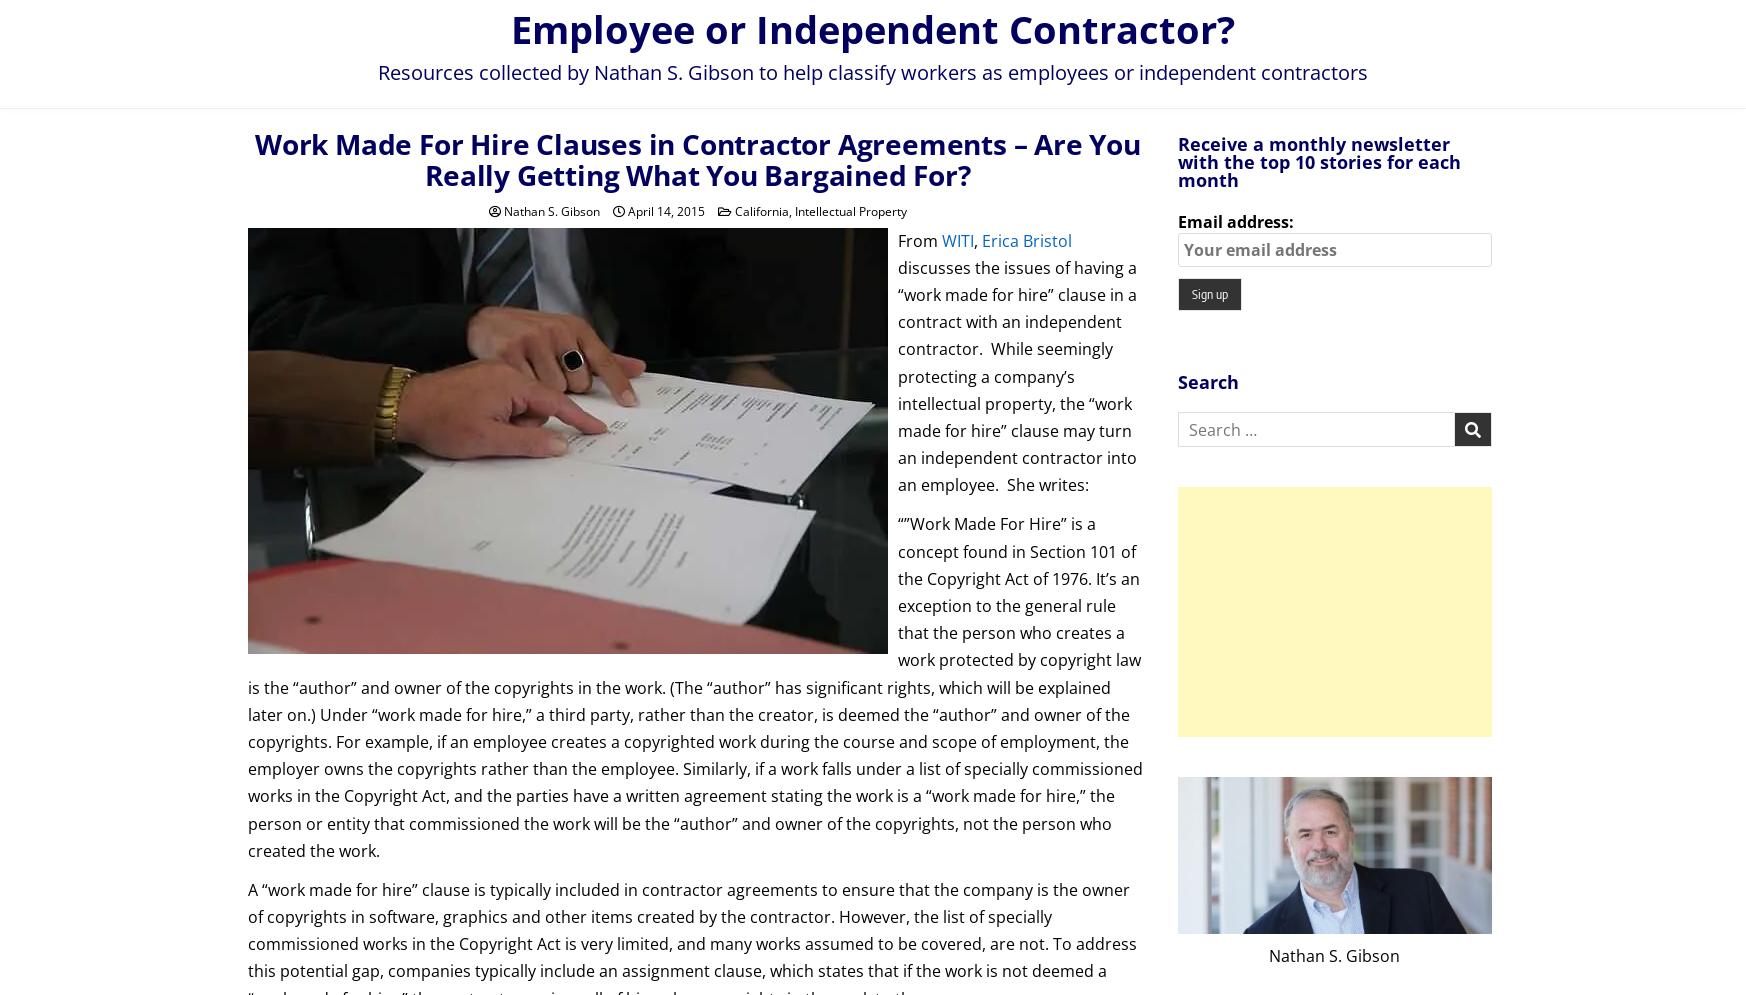  I want to click on 'Email address:', so click(1234, 220).